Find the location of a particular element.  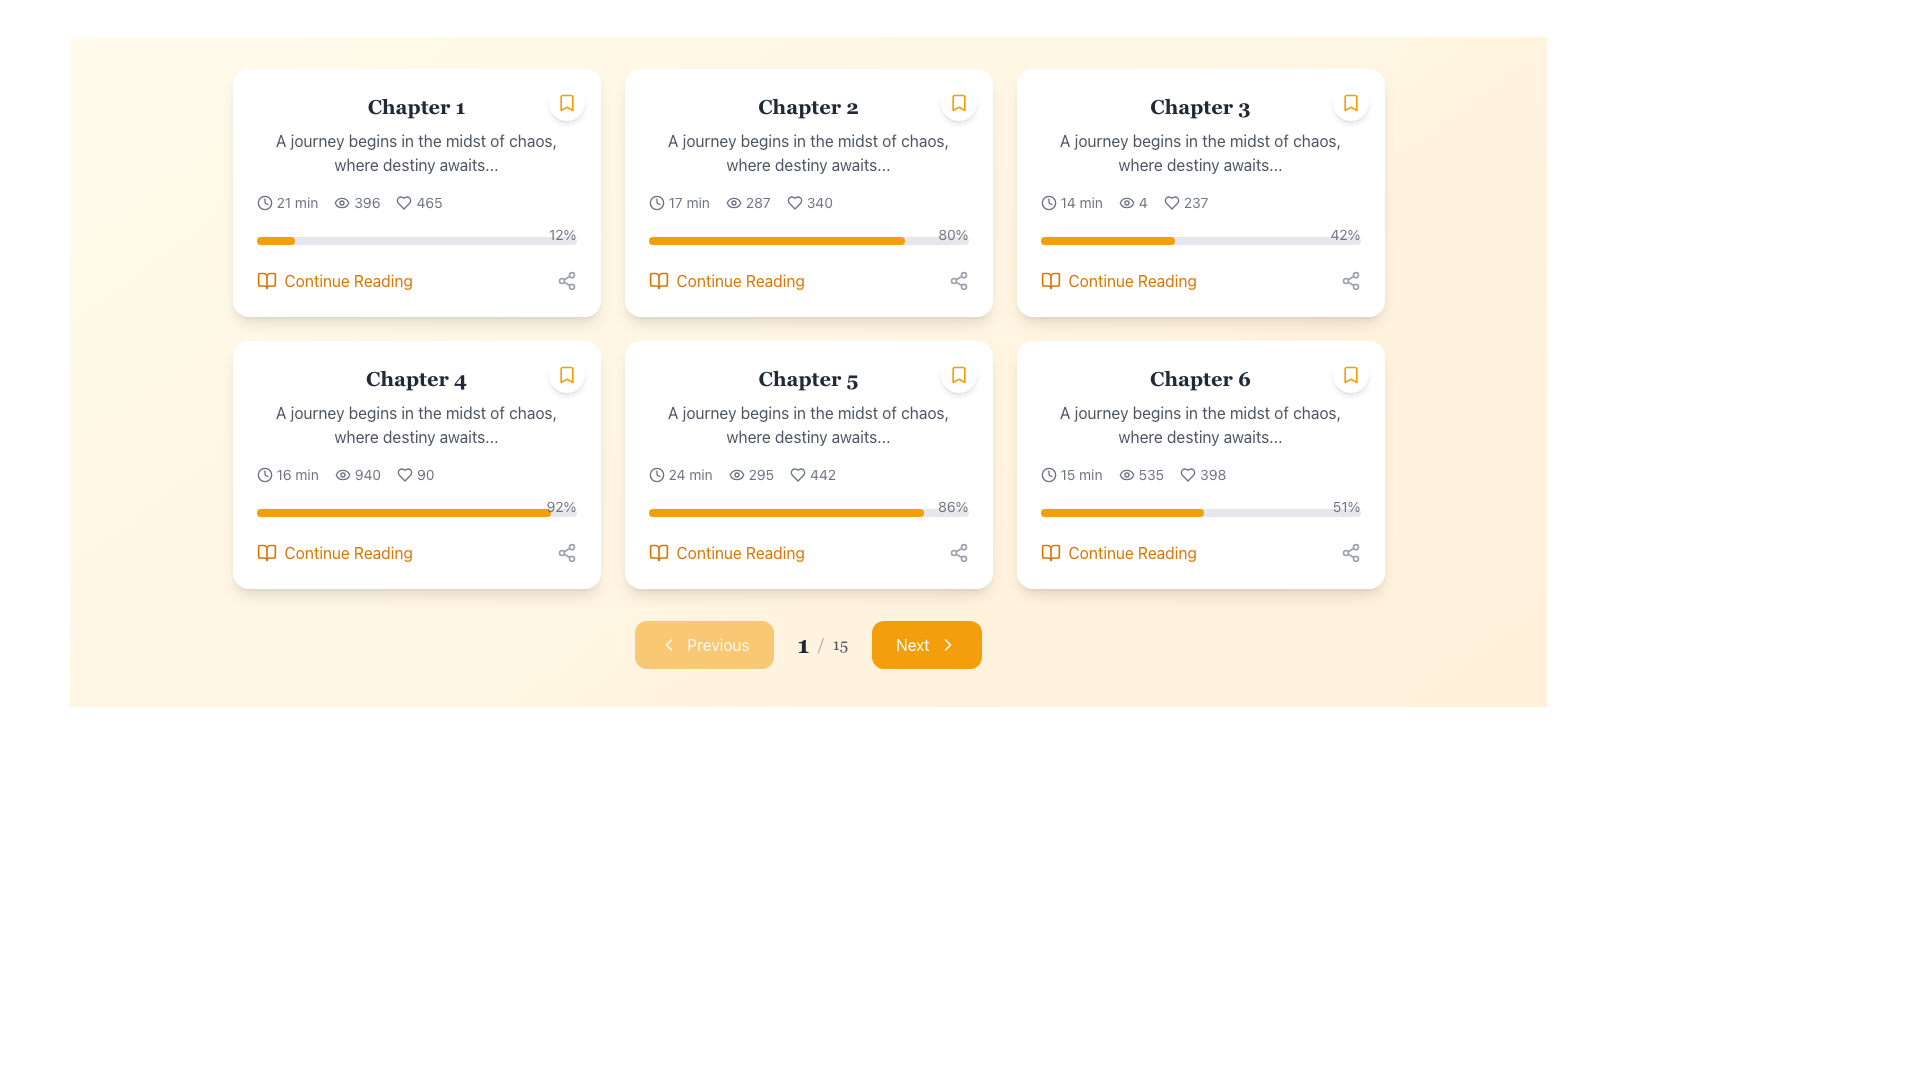

the Decorative SVG circle within the clock icon located at the top-left corner of the 'Chapter 5' card is located at coordinates (656, 474).